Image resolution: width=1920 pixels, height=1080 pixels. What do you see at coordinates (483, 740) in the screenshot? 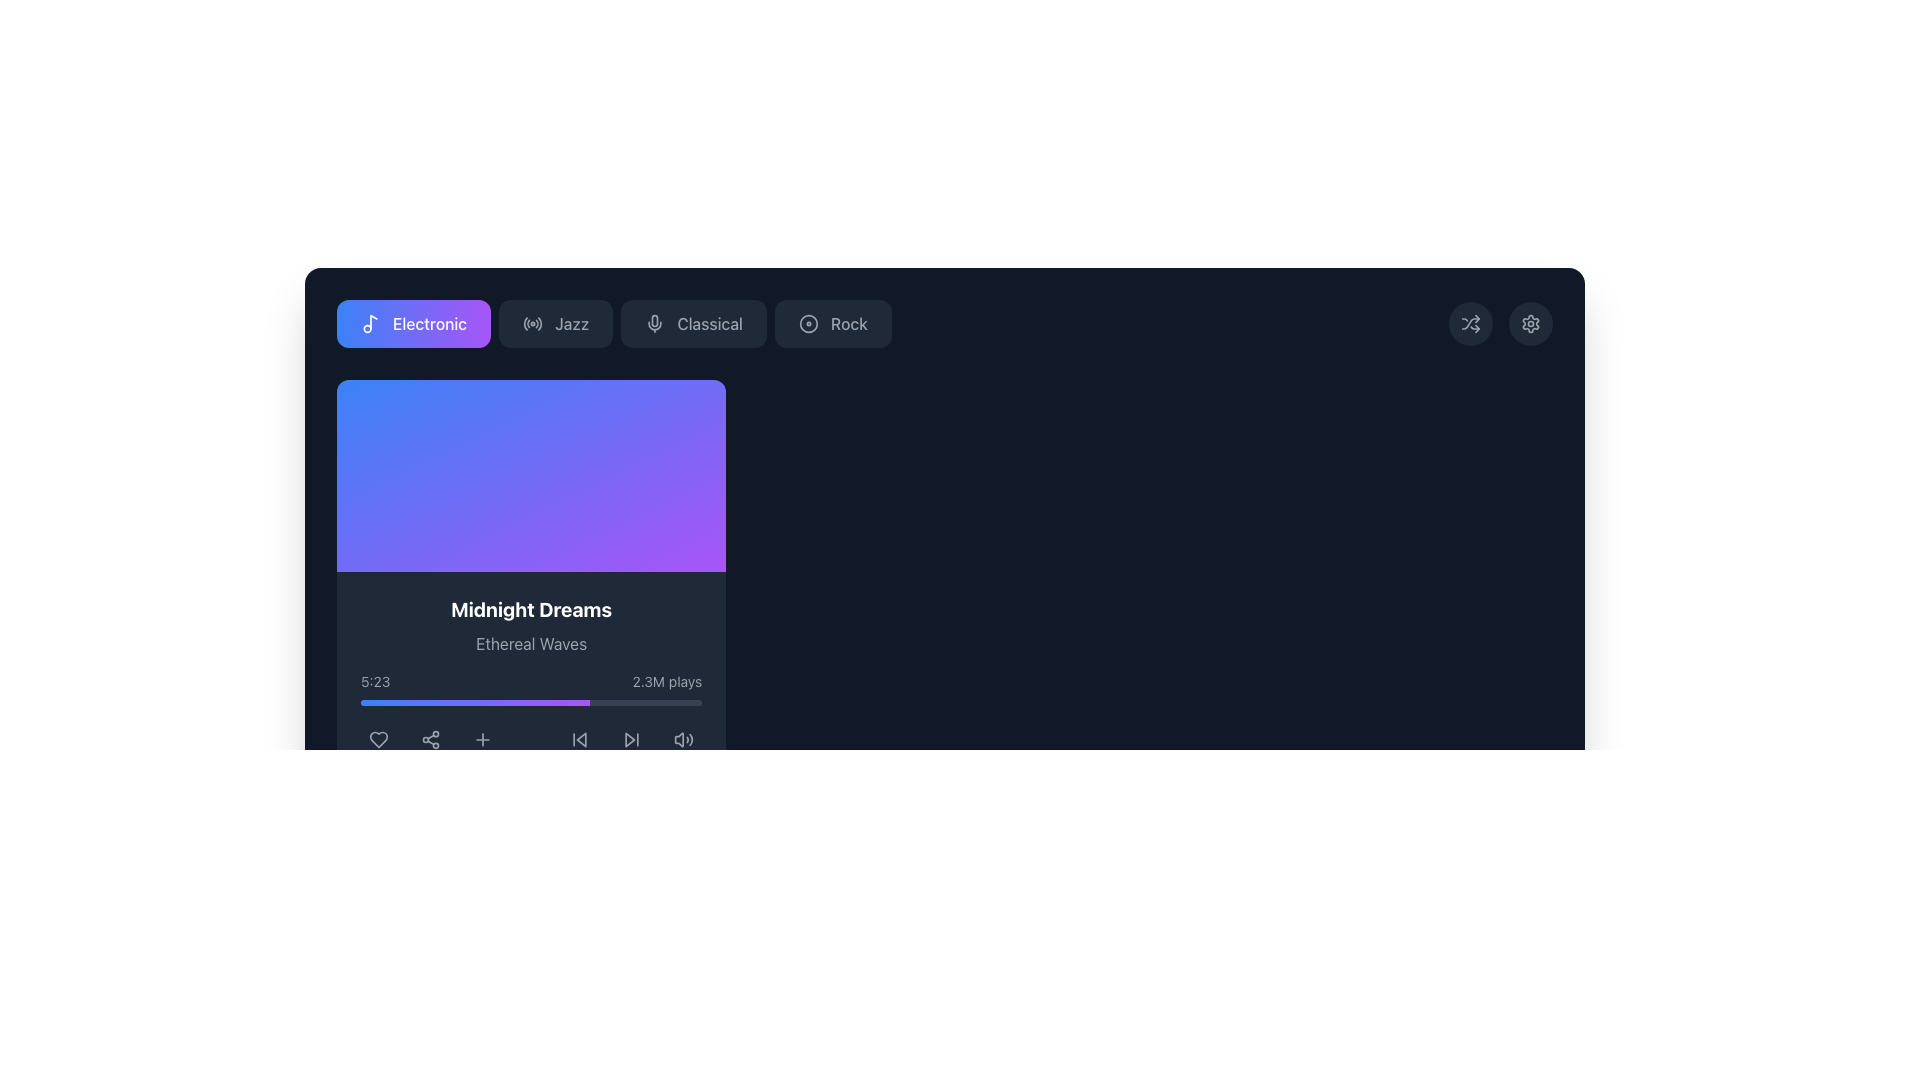
I see `the button located in the audio control bar that allows the user` at bounding box center [483, 740].